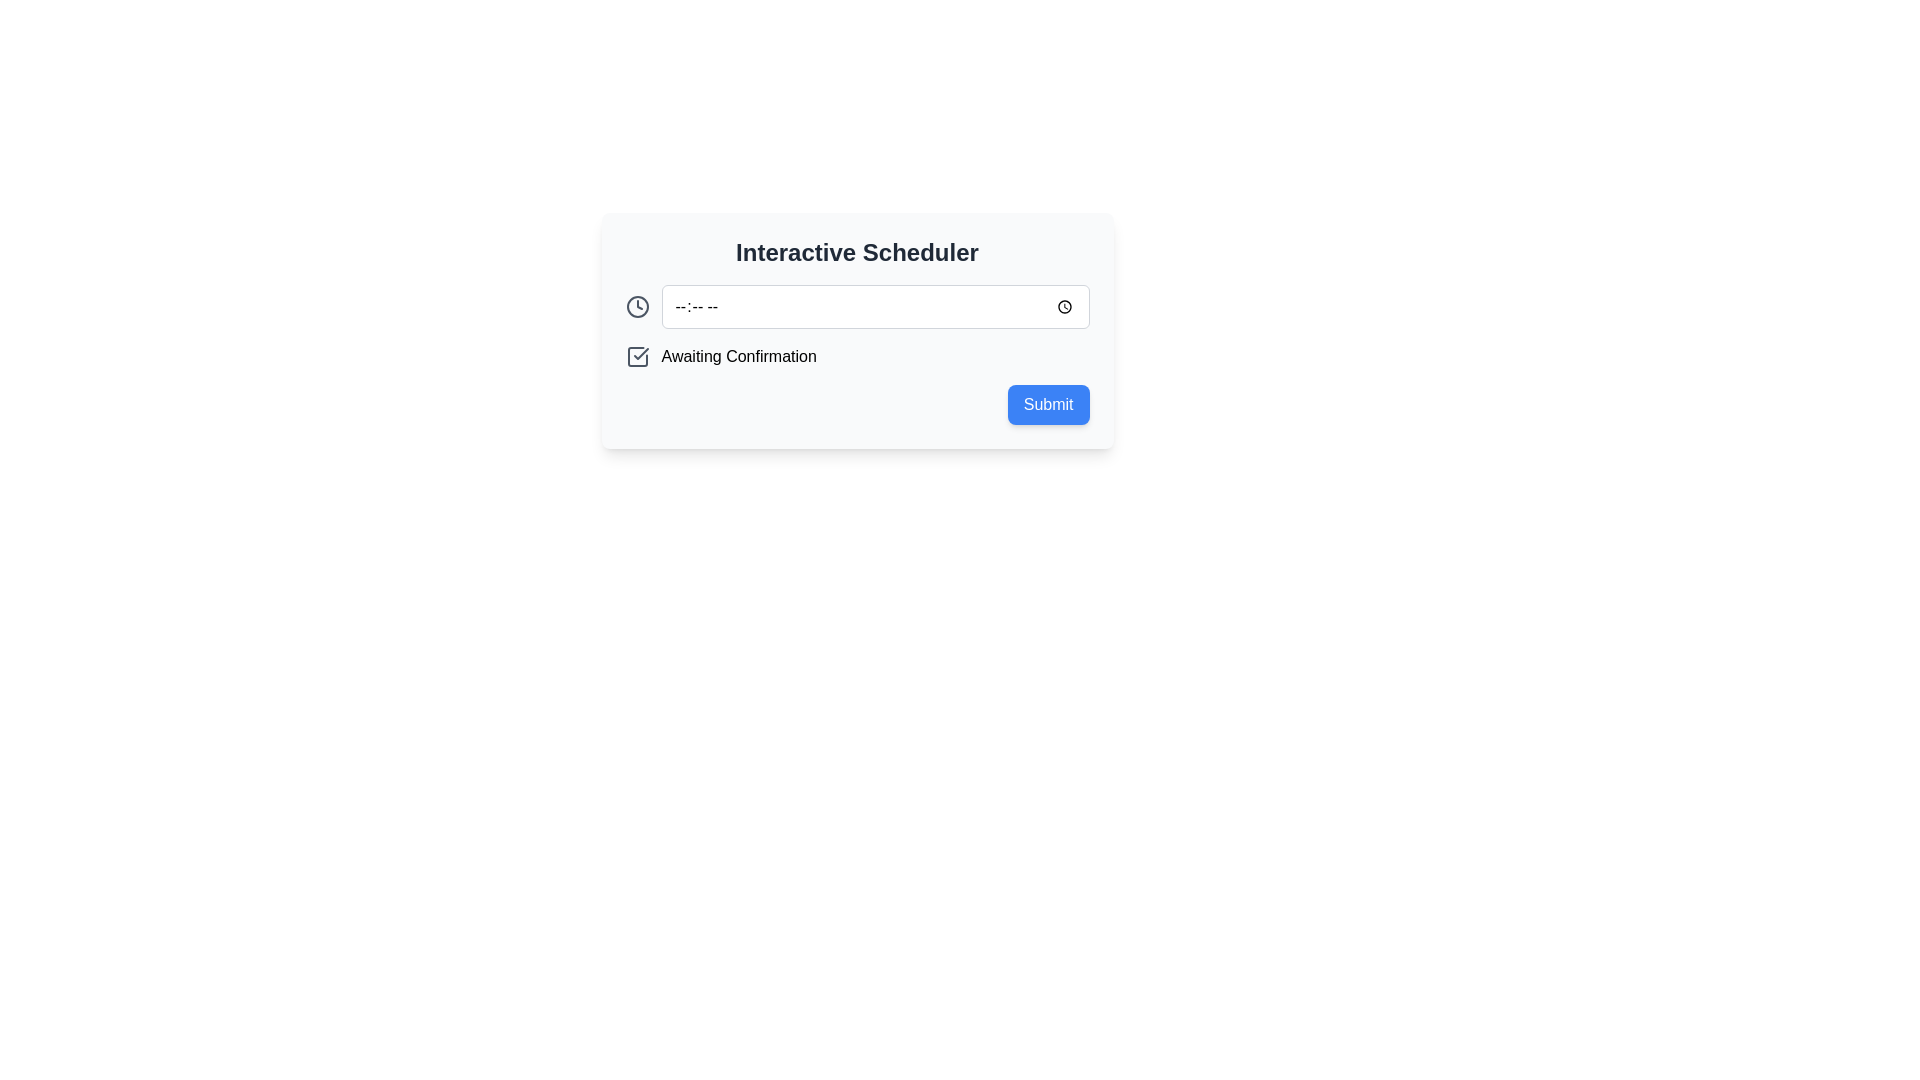  I want to click on the confirmation icon located below the text field and aligned vertically with the 'Awaiting Confirmation' label, so click(641, 353).